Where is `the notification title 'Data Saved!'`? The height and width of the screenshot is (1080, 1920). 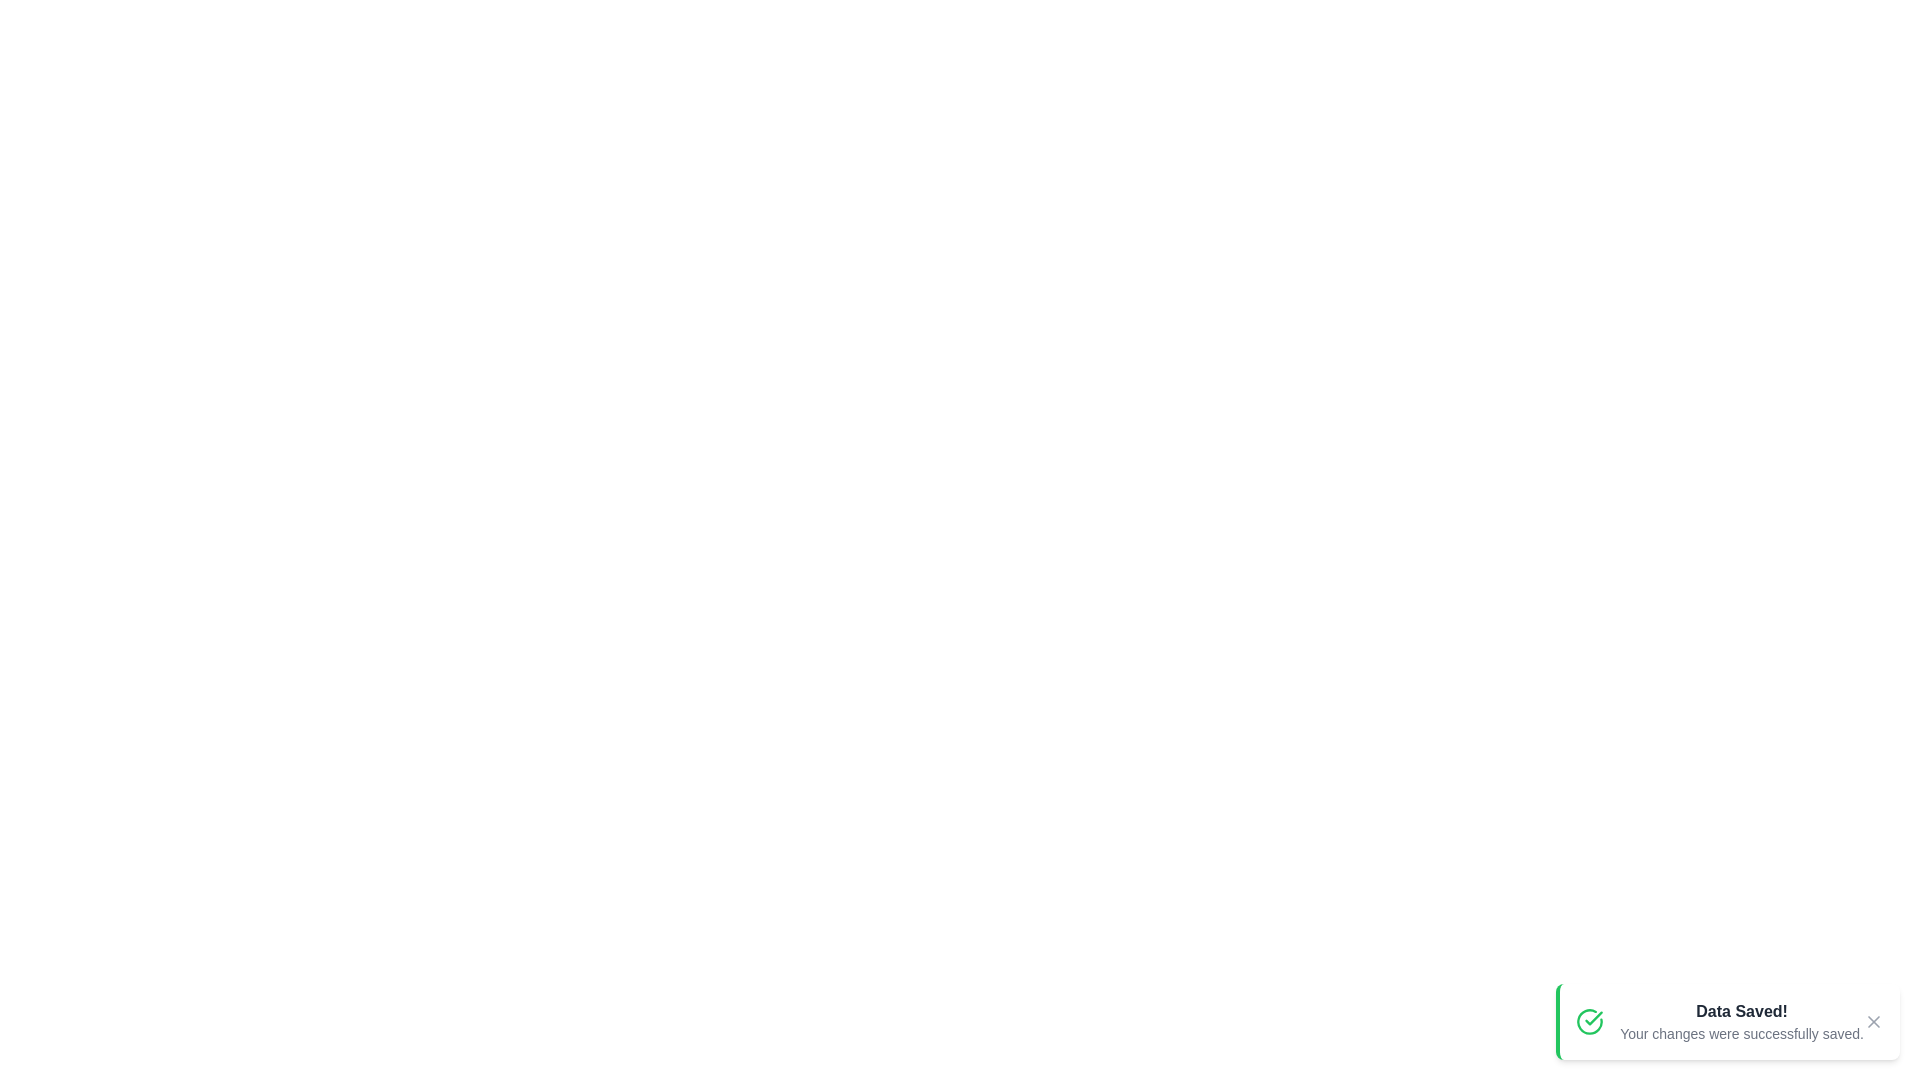 the notification title 'Data Saved!' is located at coordinates (1741, 1011).